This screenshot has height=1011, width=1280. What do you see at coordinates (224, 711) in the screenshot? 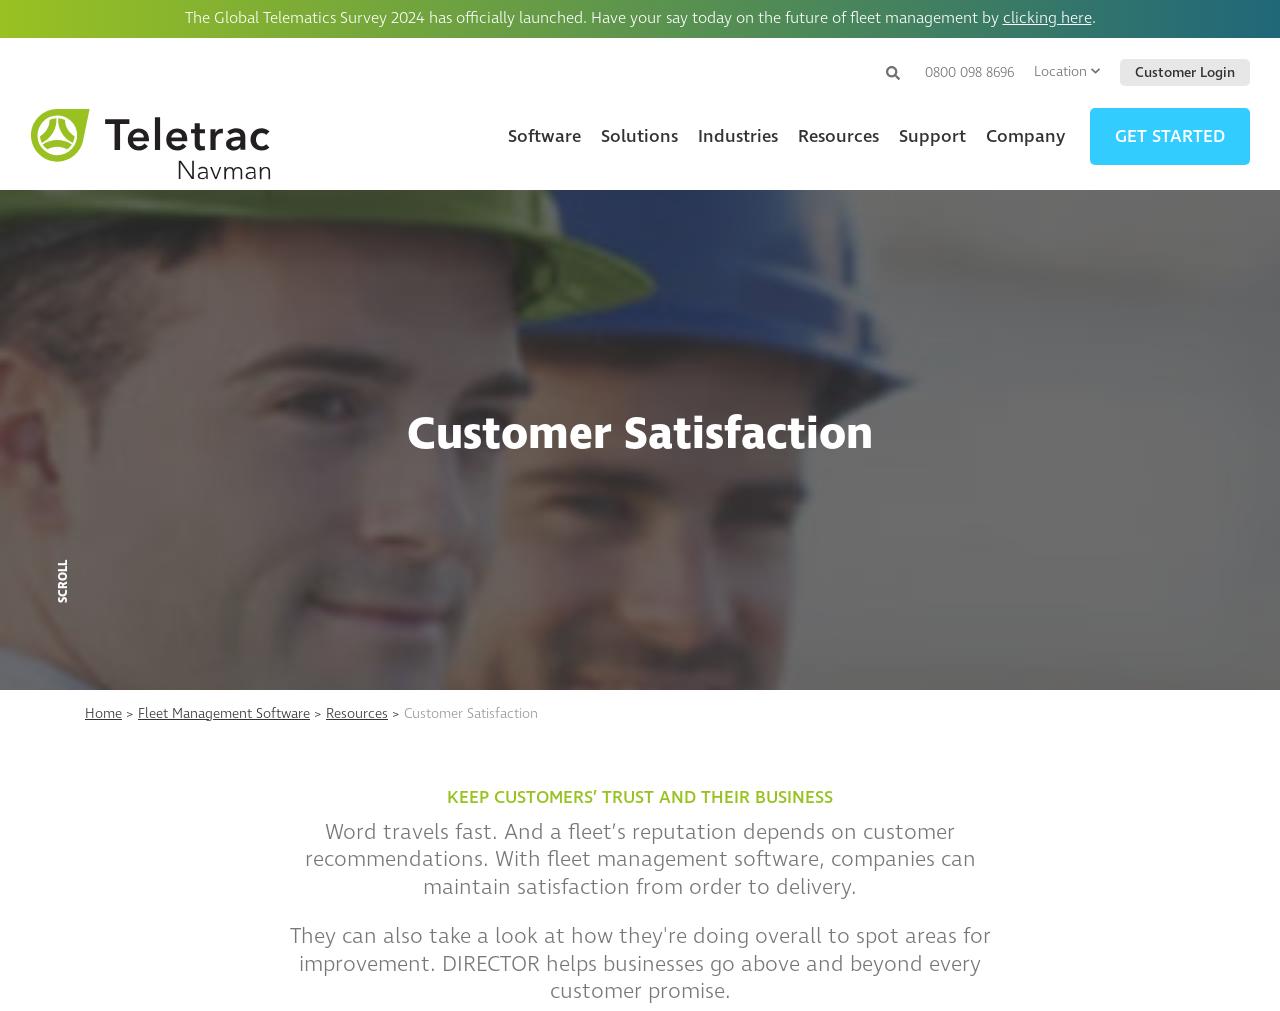
I see `'Fleet Management Software'` at bounding box center [224, 711].